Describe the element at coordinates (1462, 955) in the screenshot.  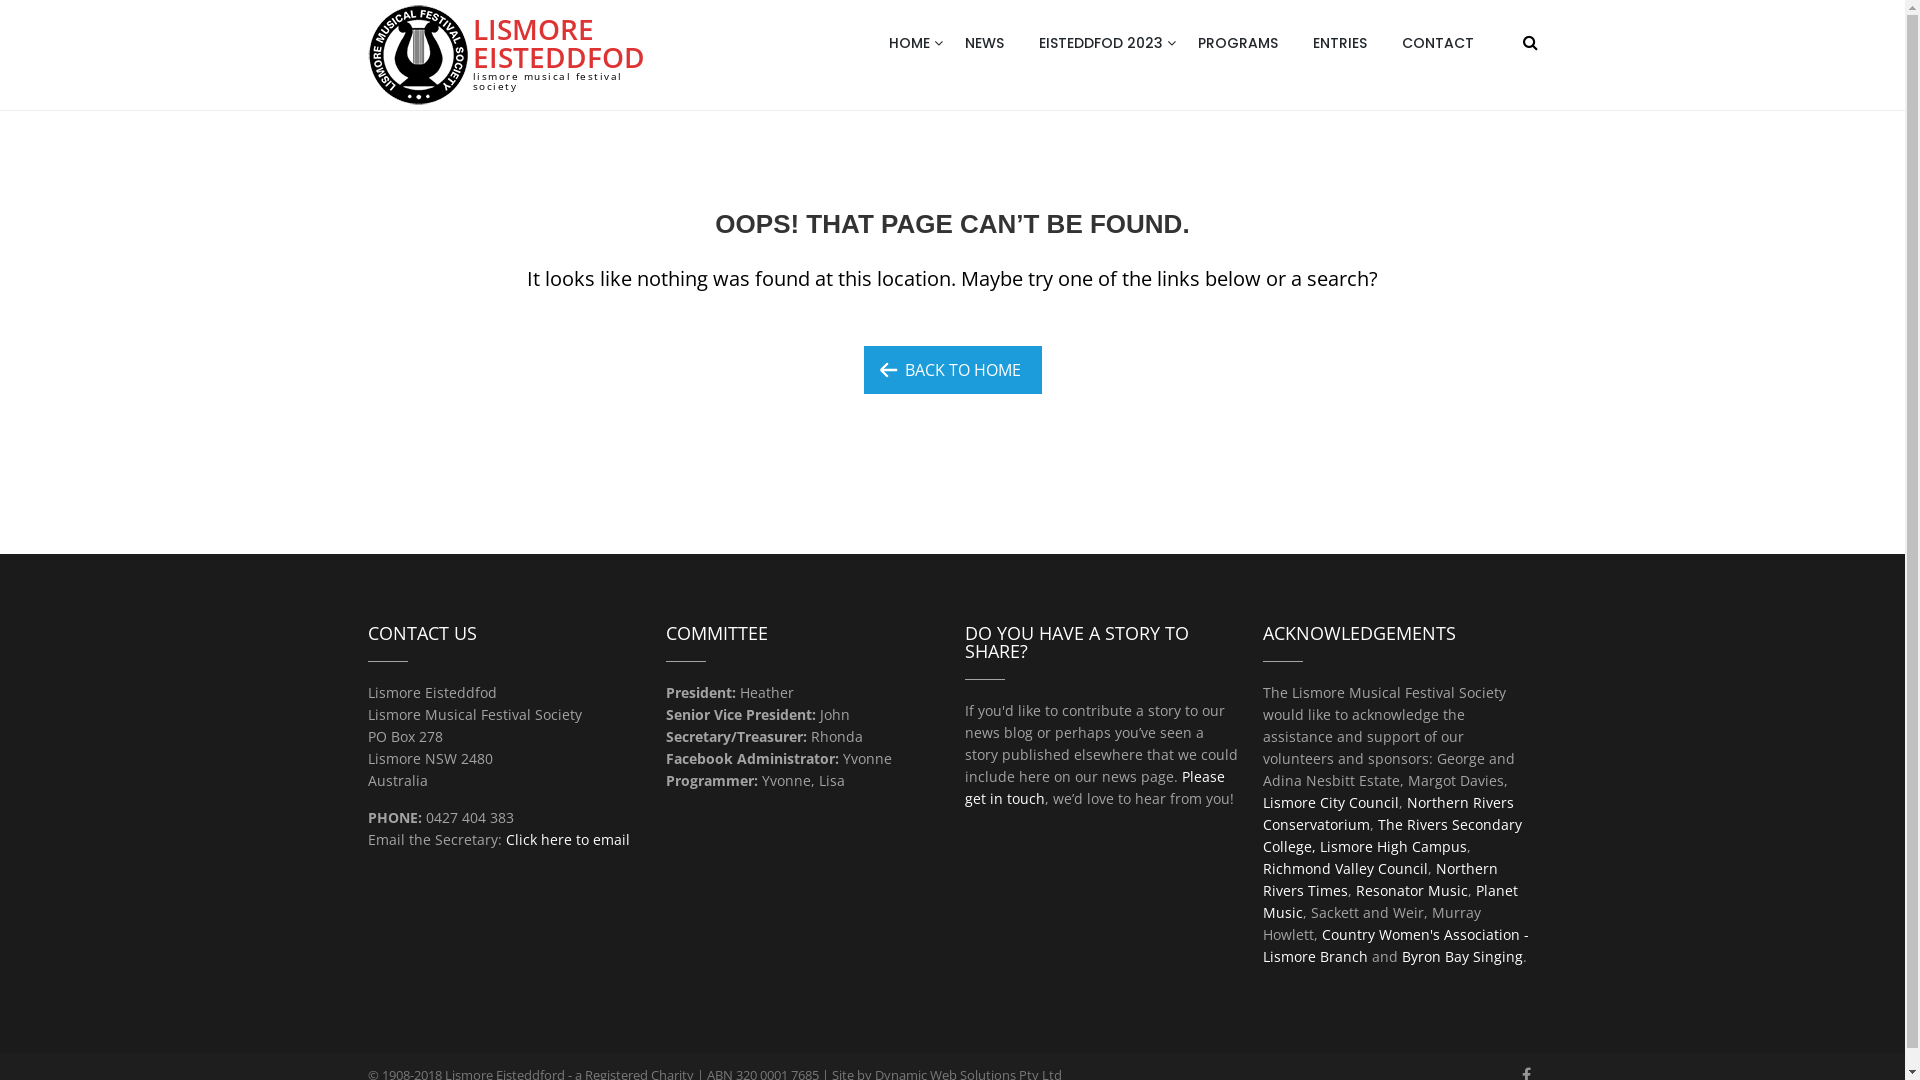
I see `'Byron Bay Singing'` at that location.